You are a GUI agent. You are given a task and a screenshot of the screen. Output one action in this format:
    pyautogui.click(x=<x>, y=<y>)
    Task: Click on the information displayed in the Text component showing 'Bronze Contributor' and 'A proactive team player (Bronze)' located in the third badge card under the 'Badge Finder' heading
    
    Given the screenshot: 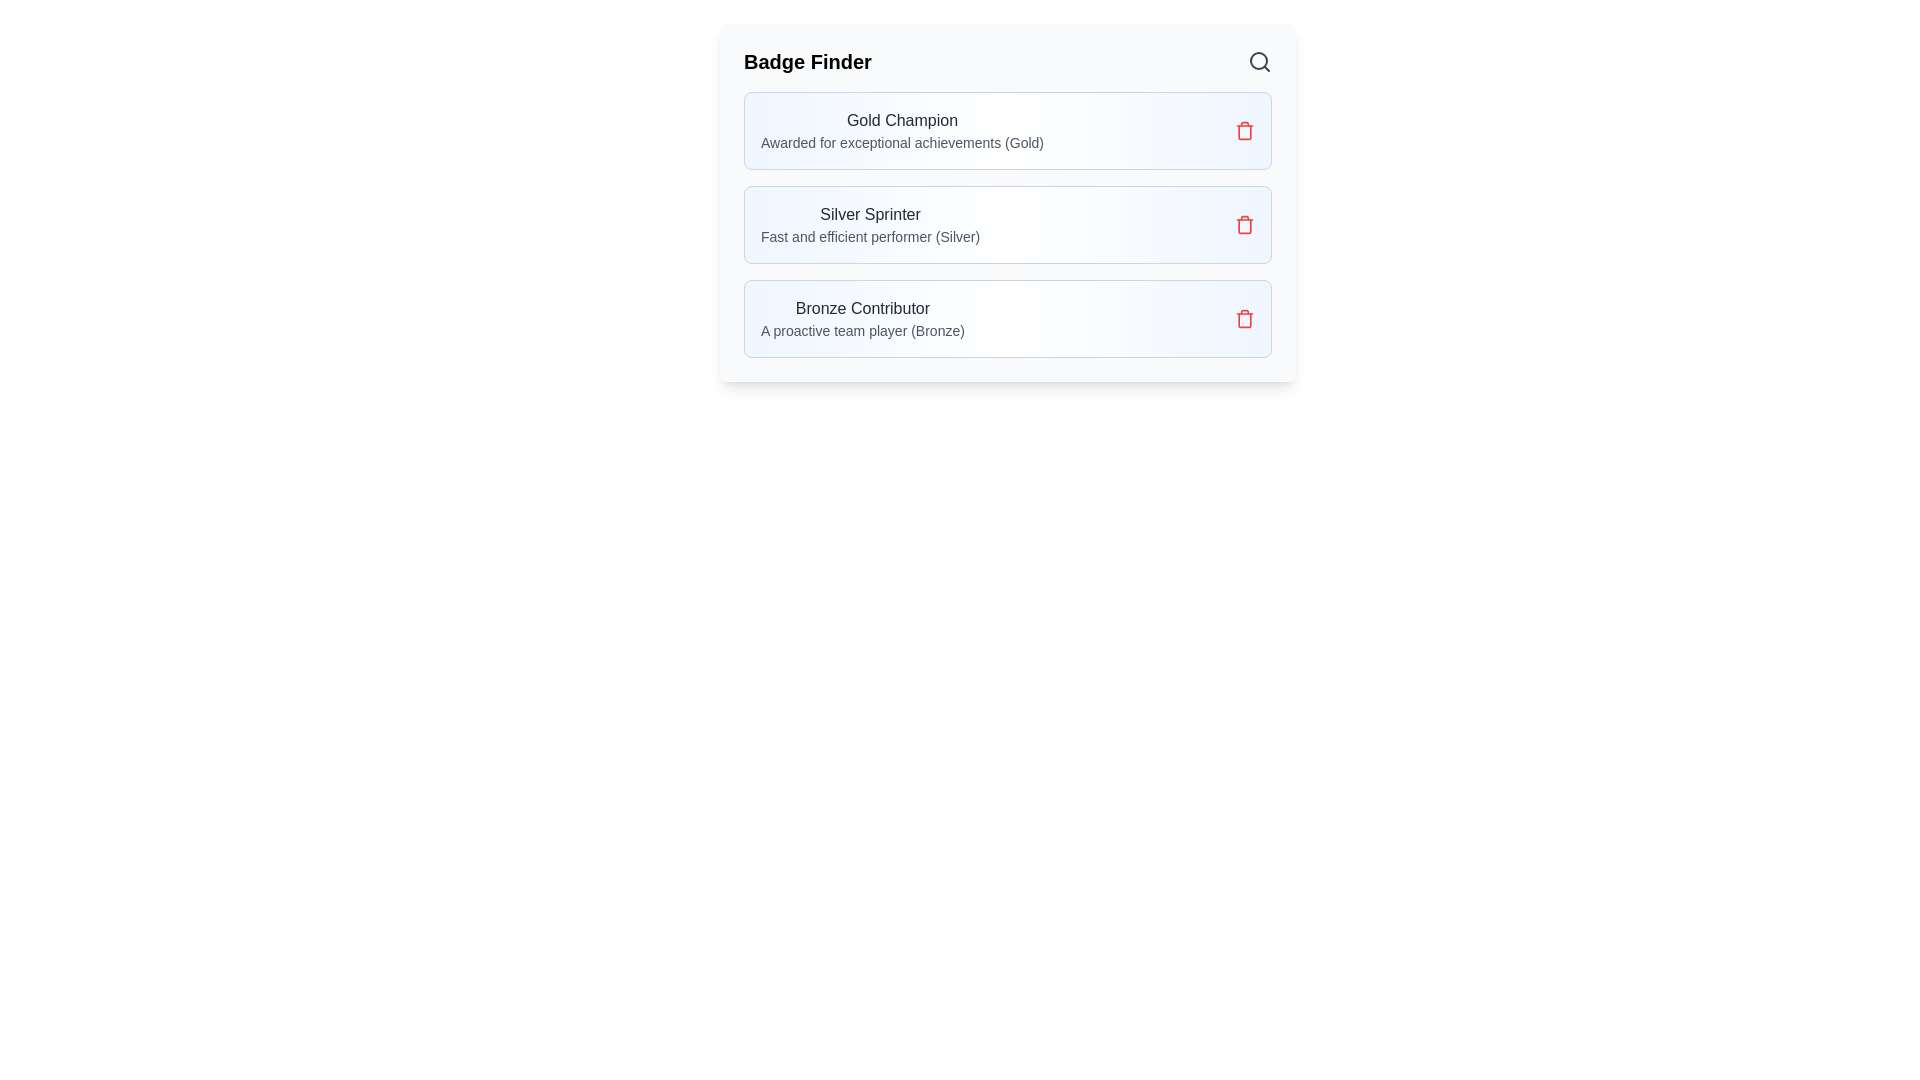 What is the action you would take?
    pyautogui.click(x=863, y=318)
    